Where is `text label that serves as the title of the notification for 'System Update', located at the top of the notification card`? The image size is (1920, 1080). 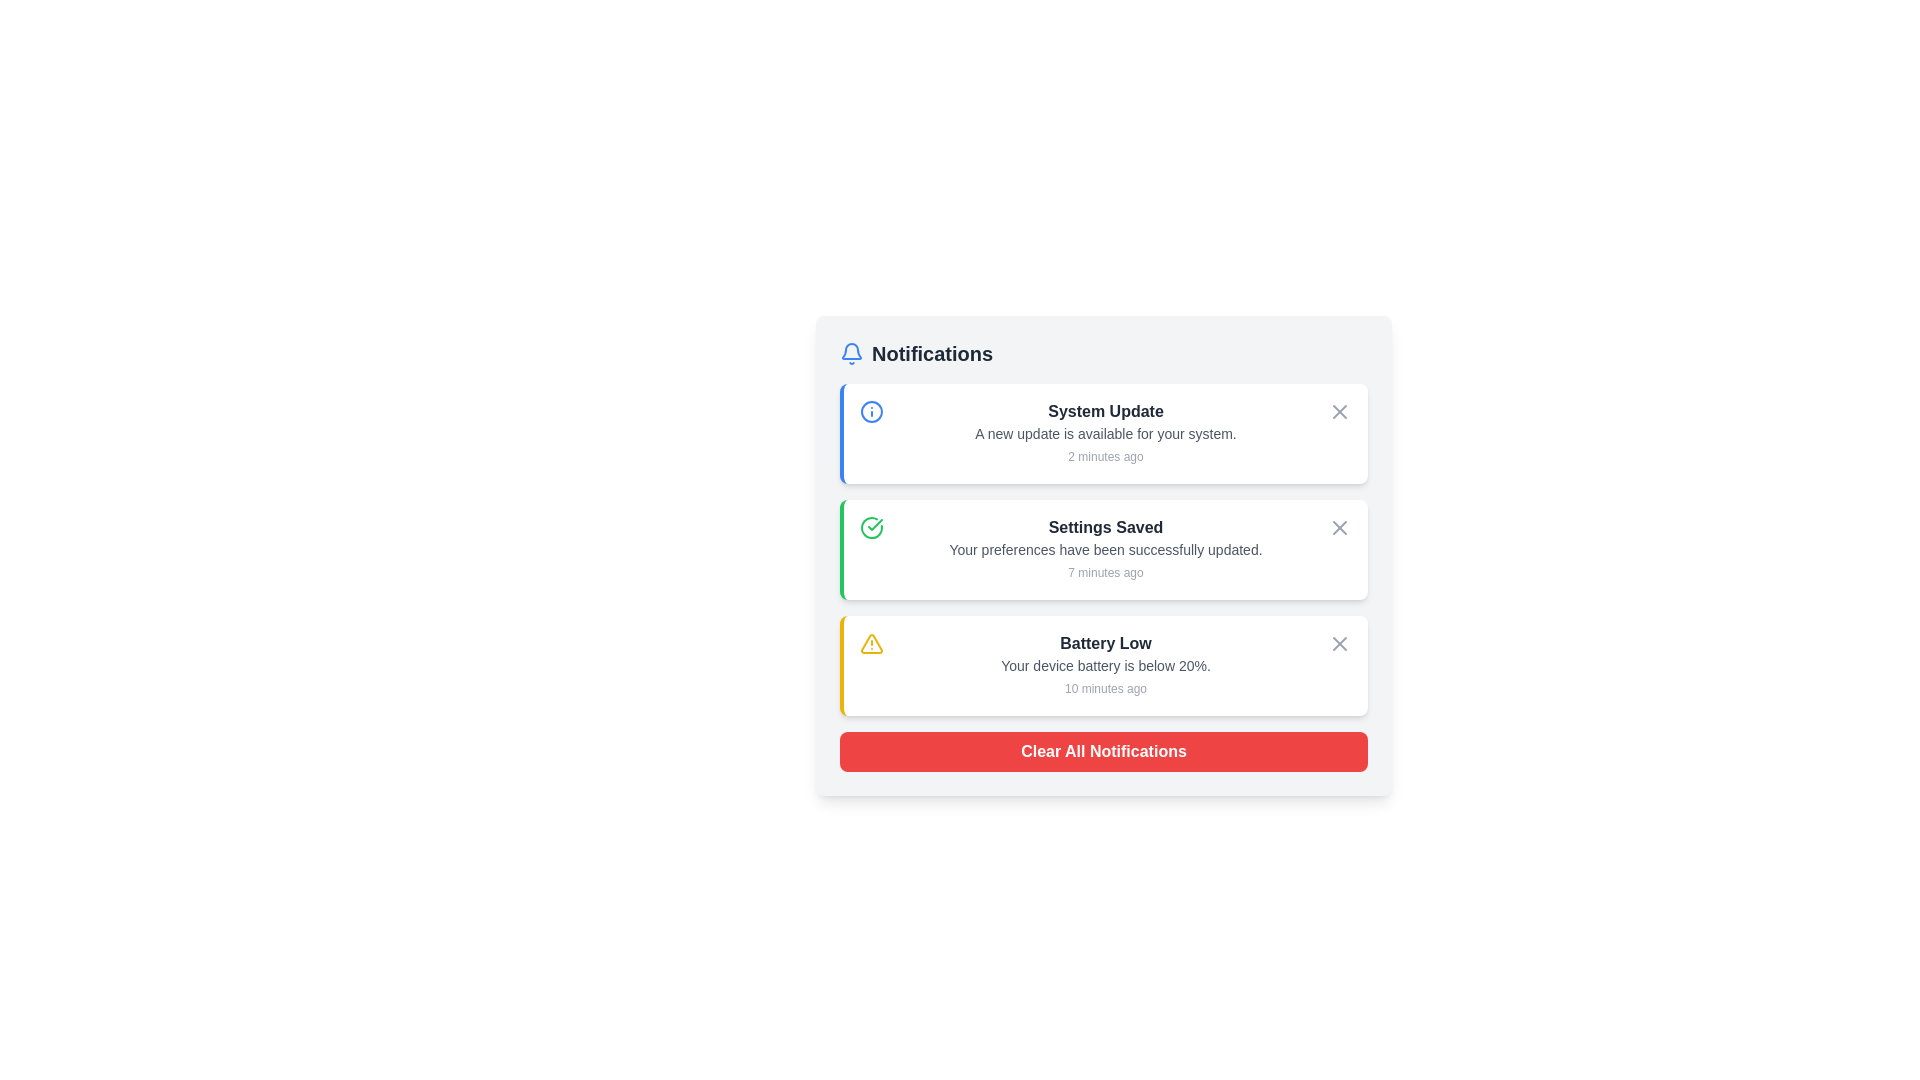 text label that serves as the title of the notification for 'System Update', located at the top of the notification card is located at coordinates (1104, 411).